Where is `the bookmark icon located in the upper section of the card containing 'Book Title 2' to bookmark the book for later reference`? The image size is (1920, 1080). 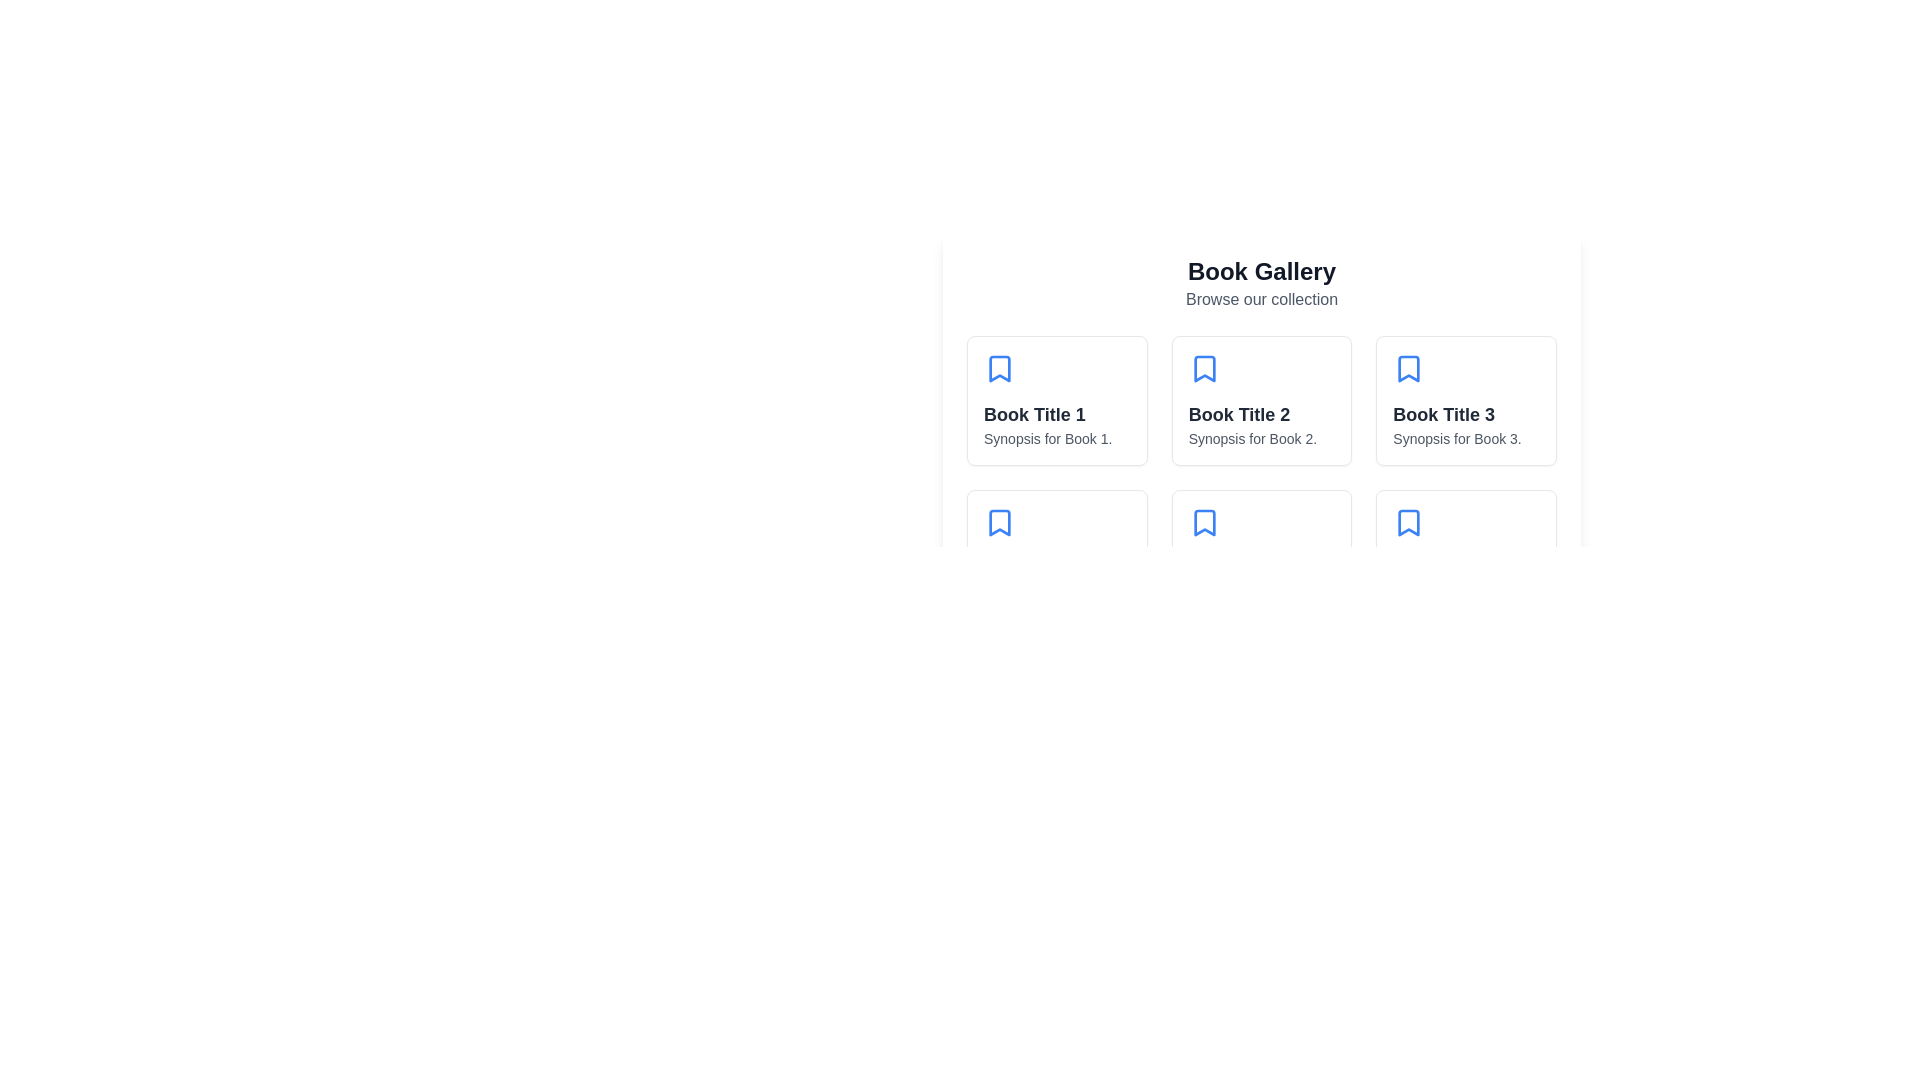 the bookmark icon located in the upper section of the card containing 'Book Title 2' to bookmark the book for later reference is located at coordinates (1203, 369).